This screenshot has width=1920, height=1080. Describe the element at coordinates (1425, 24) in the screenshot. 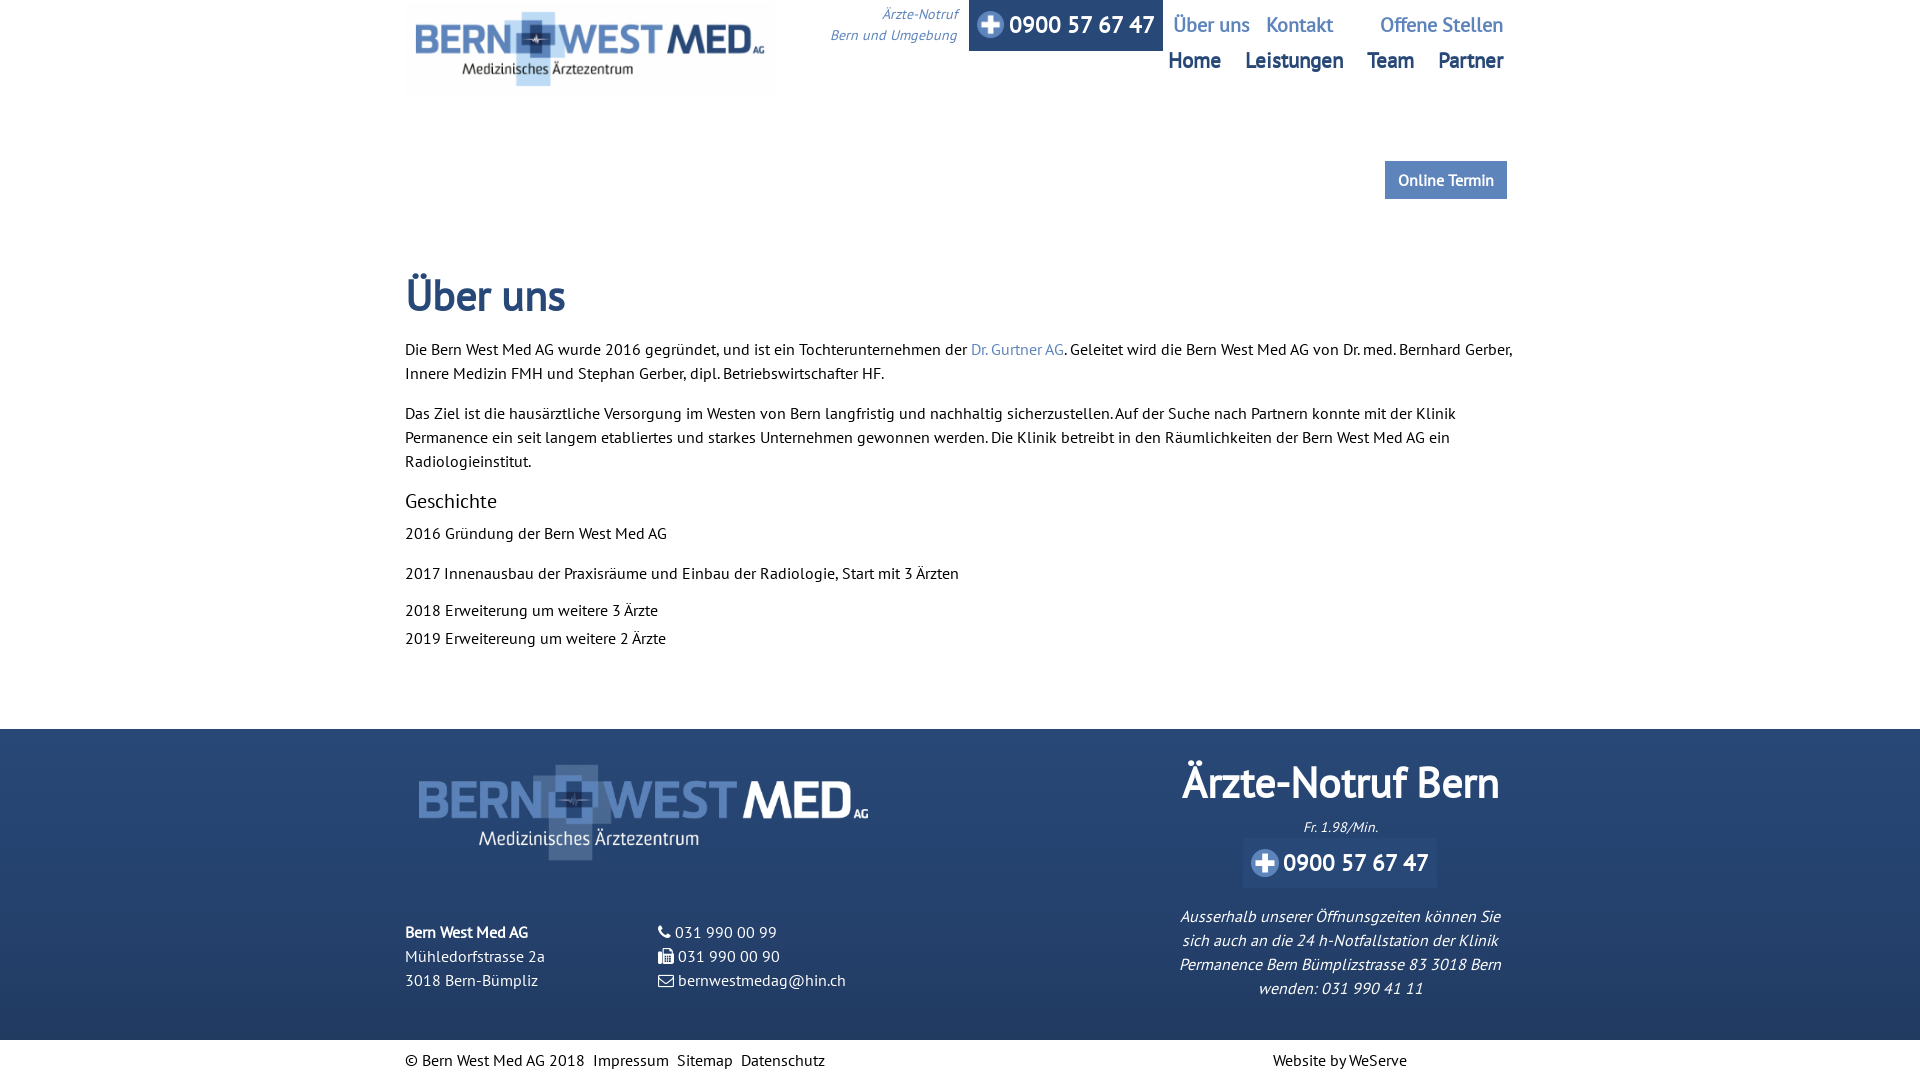

I see `'Offene Stellen'` at that location.